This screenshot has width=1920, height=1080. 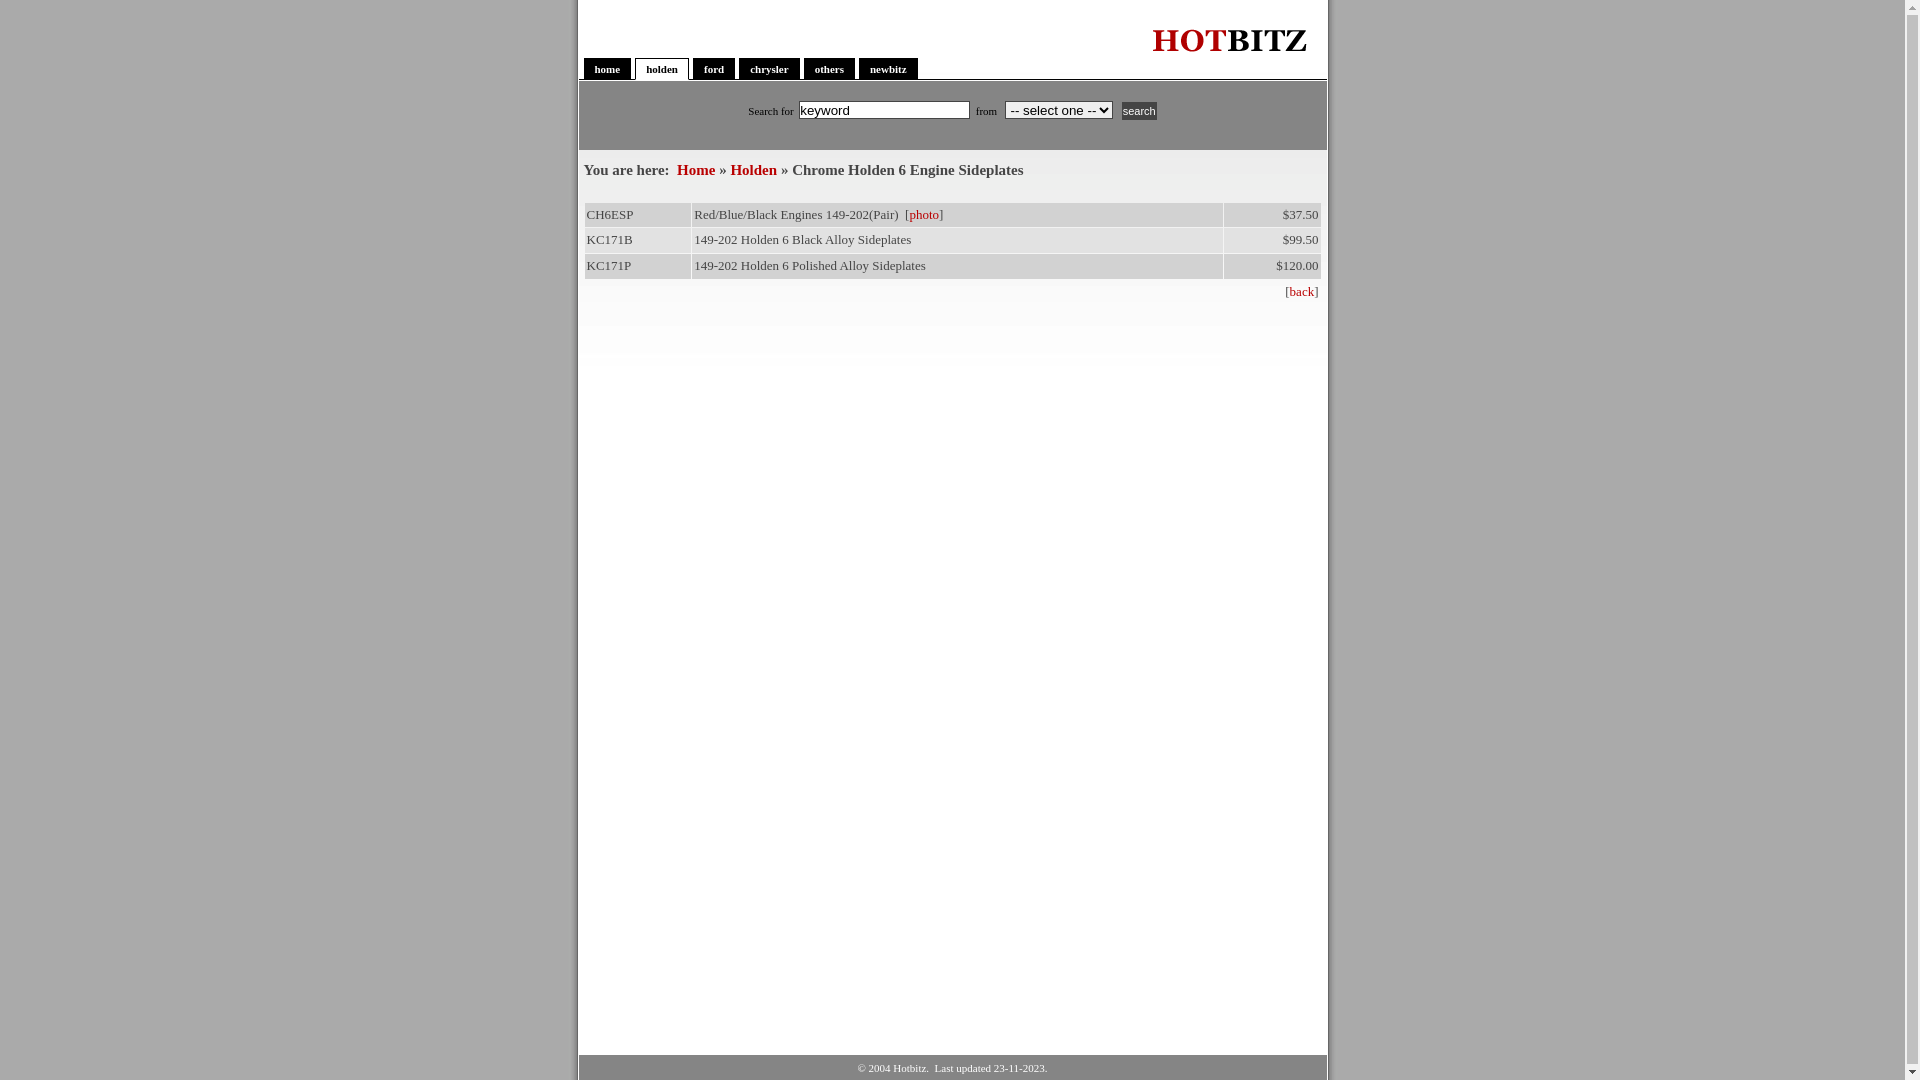 What do you see at coordinates (607, 68) in the screenshot?
I see `'home'` at bounding box center [607, 68].